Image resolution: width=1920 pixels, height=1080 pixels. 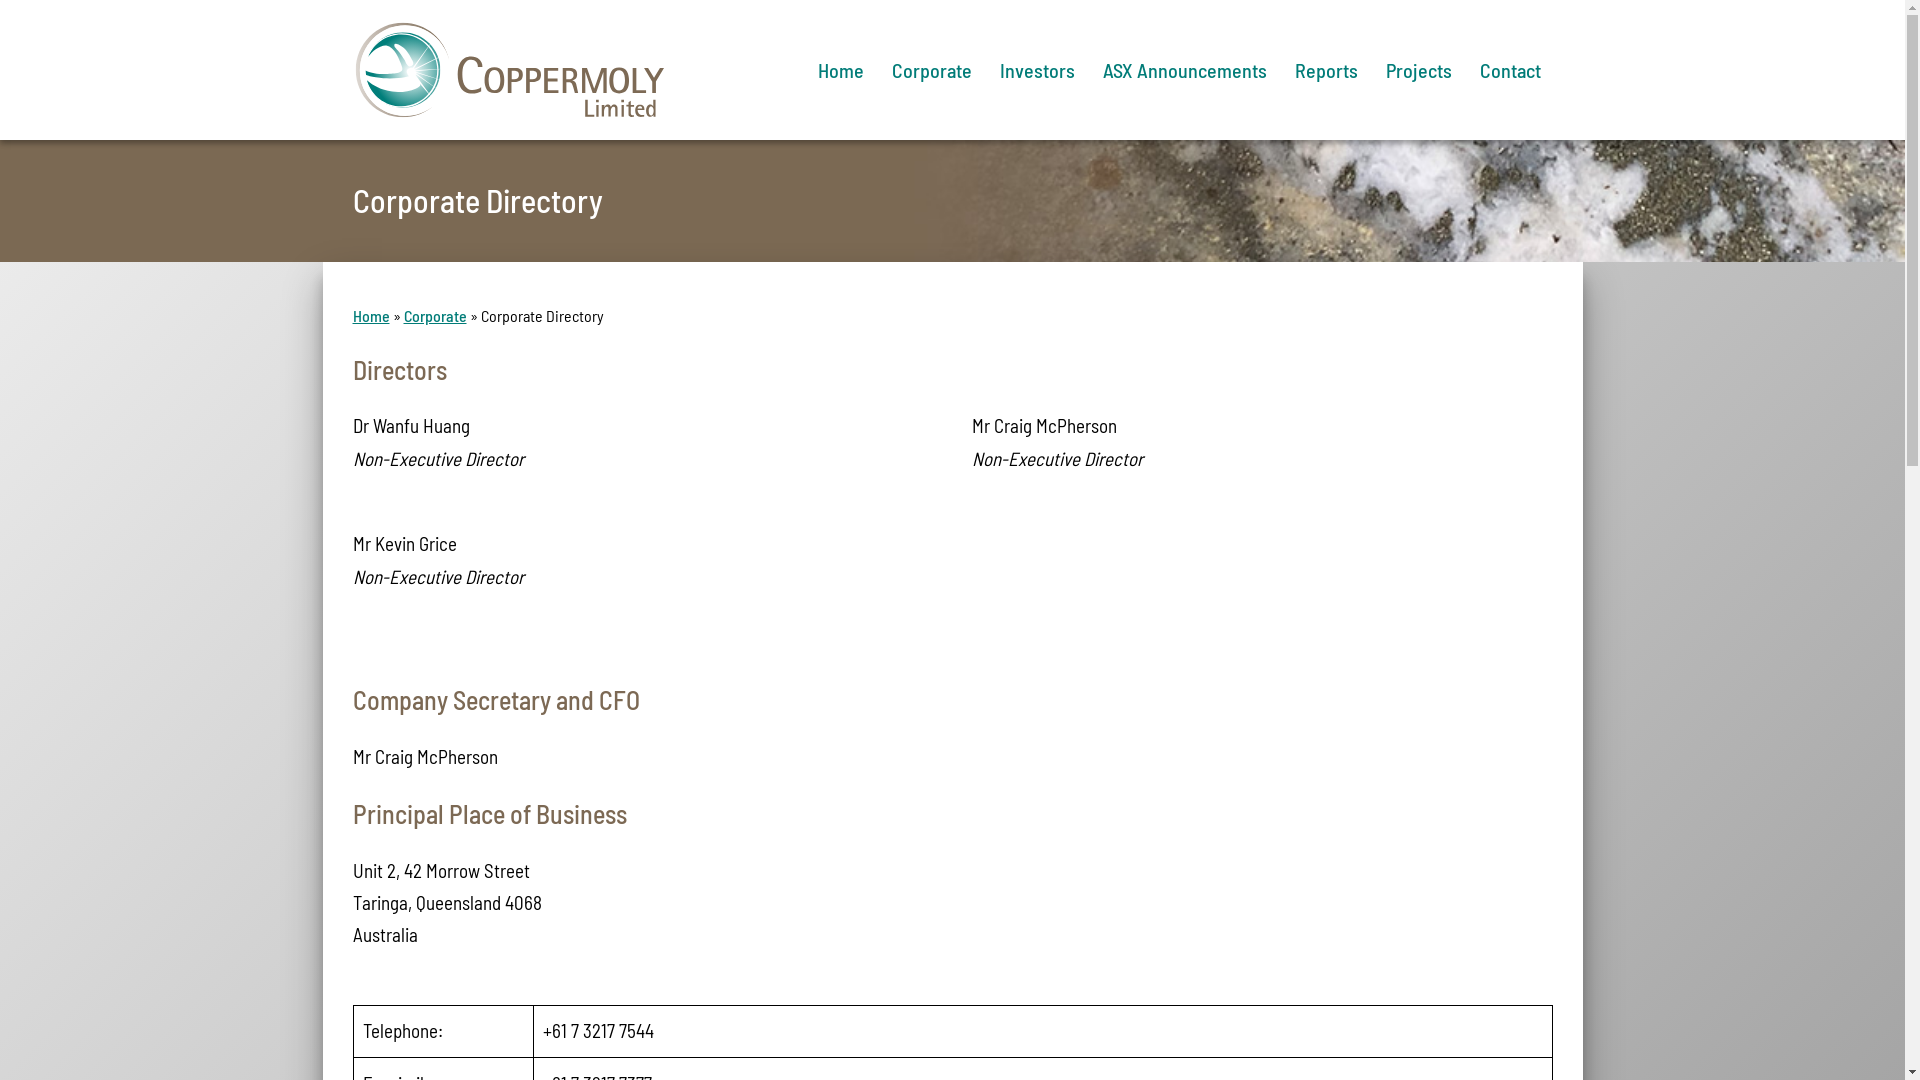 I want to click on 'Home', so click(x=840, y=68).